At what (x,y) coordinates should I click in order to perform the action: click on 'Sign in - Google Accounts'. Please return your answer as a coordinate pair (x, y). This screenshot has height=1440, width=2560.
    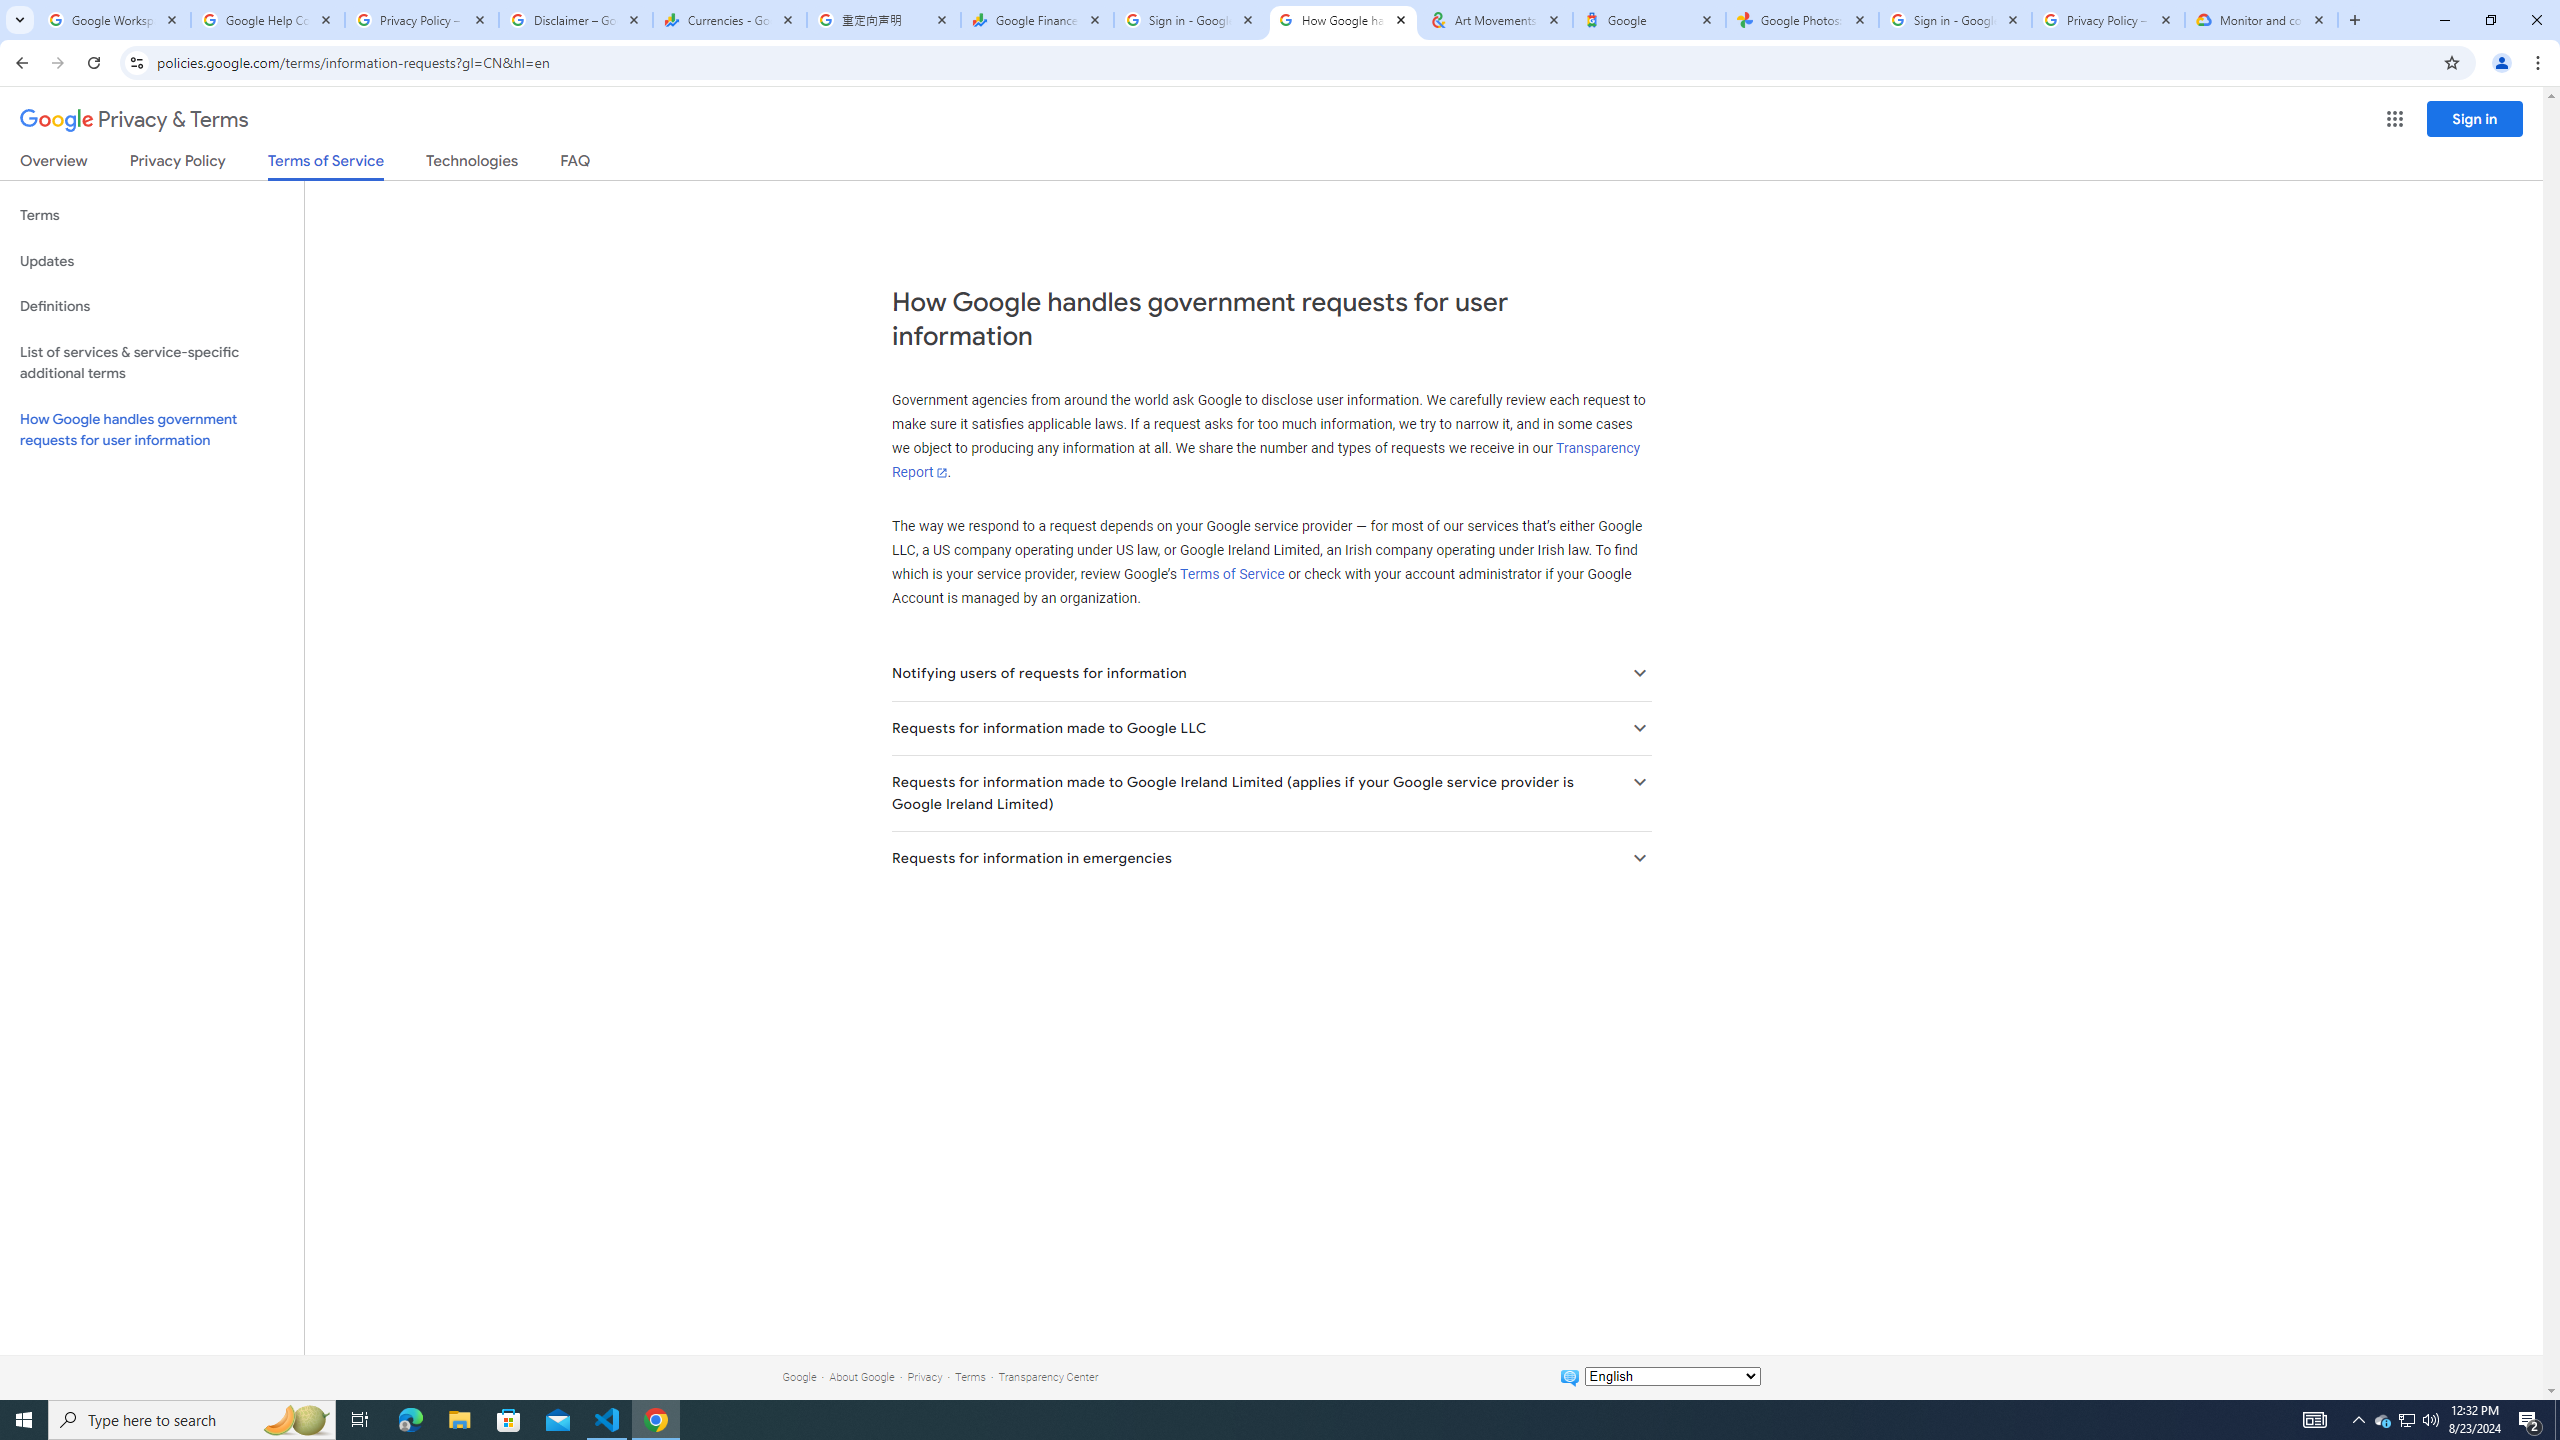
    Looking at the image, I should click on (1953, 19).